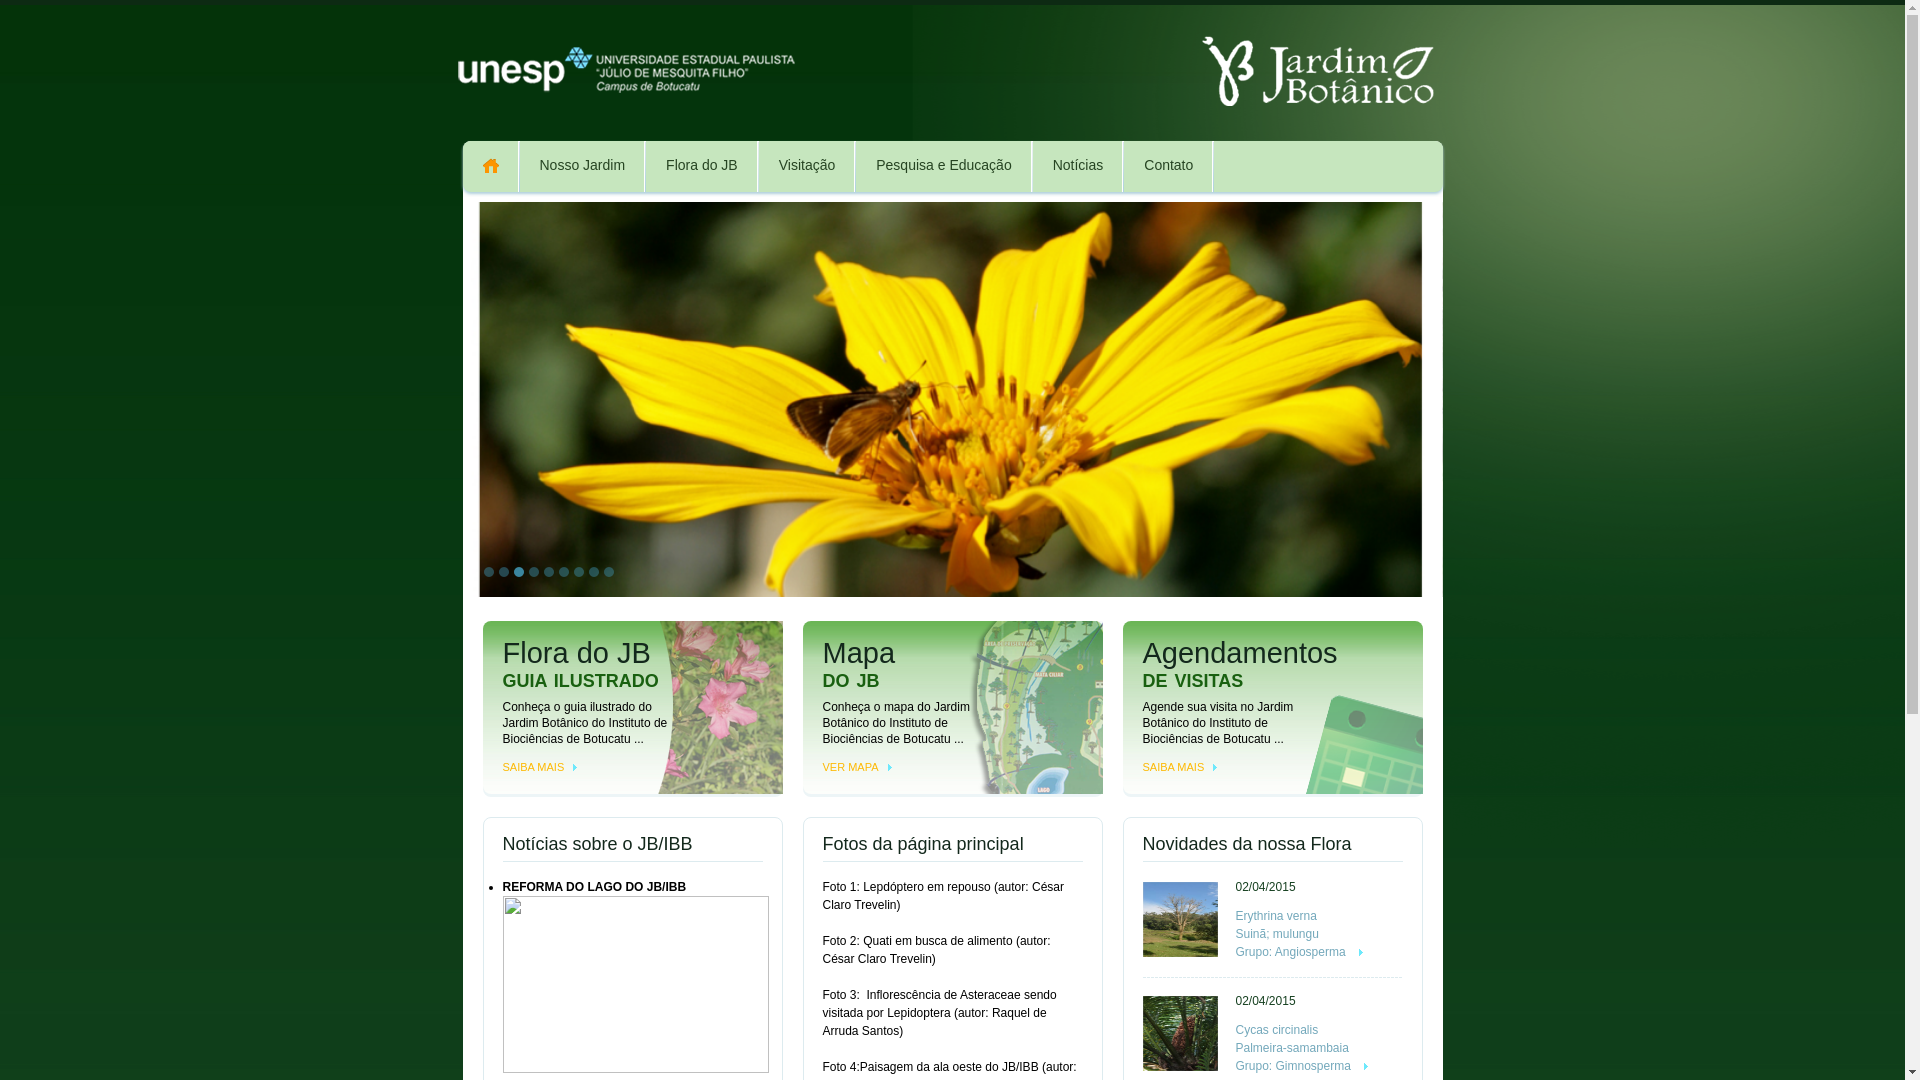 The width and height of the screenshot is (1920, 1080). Describe the element at coordinates (608, 571) in the screenshot. I see `'9'` at that location.